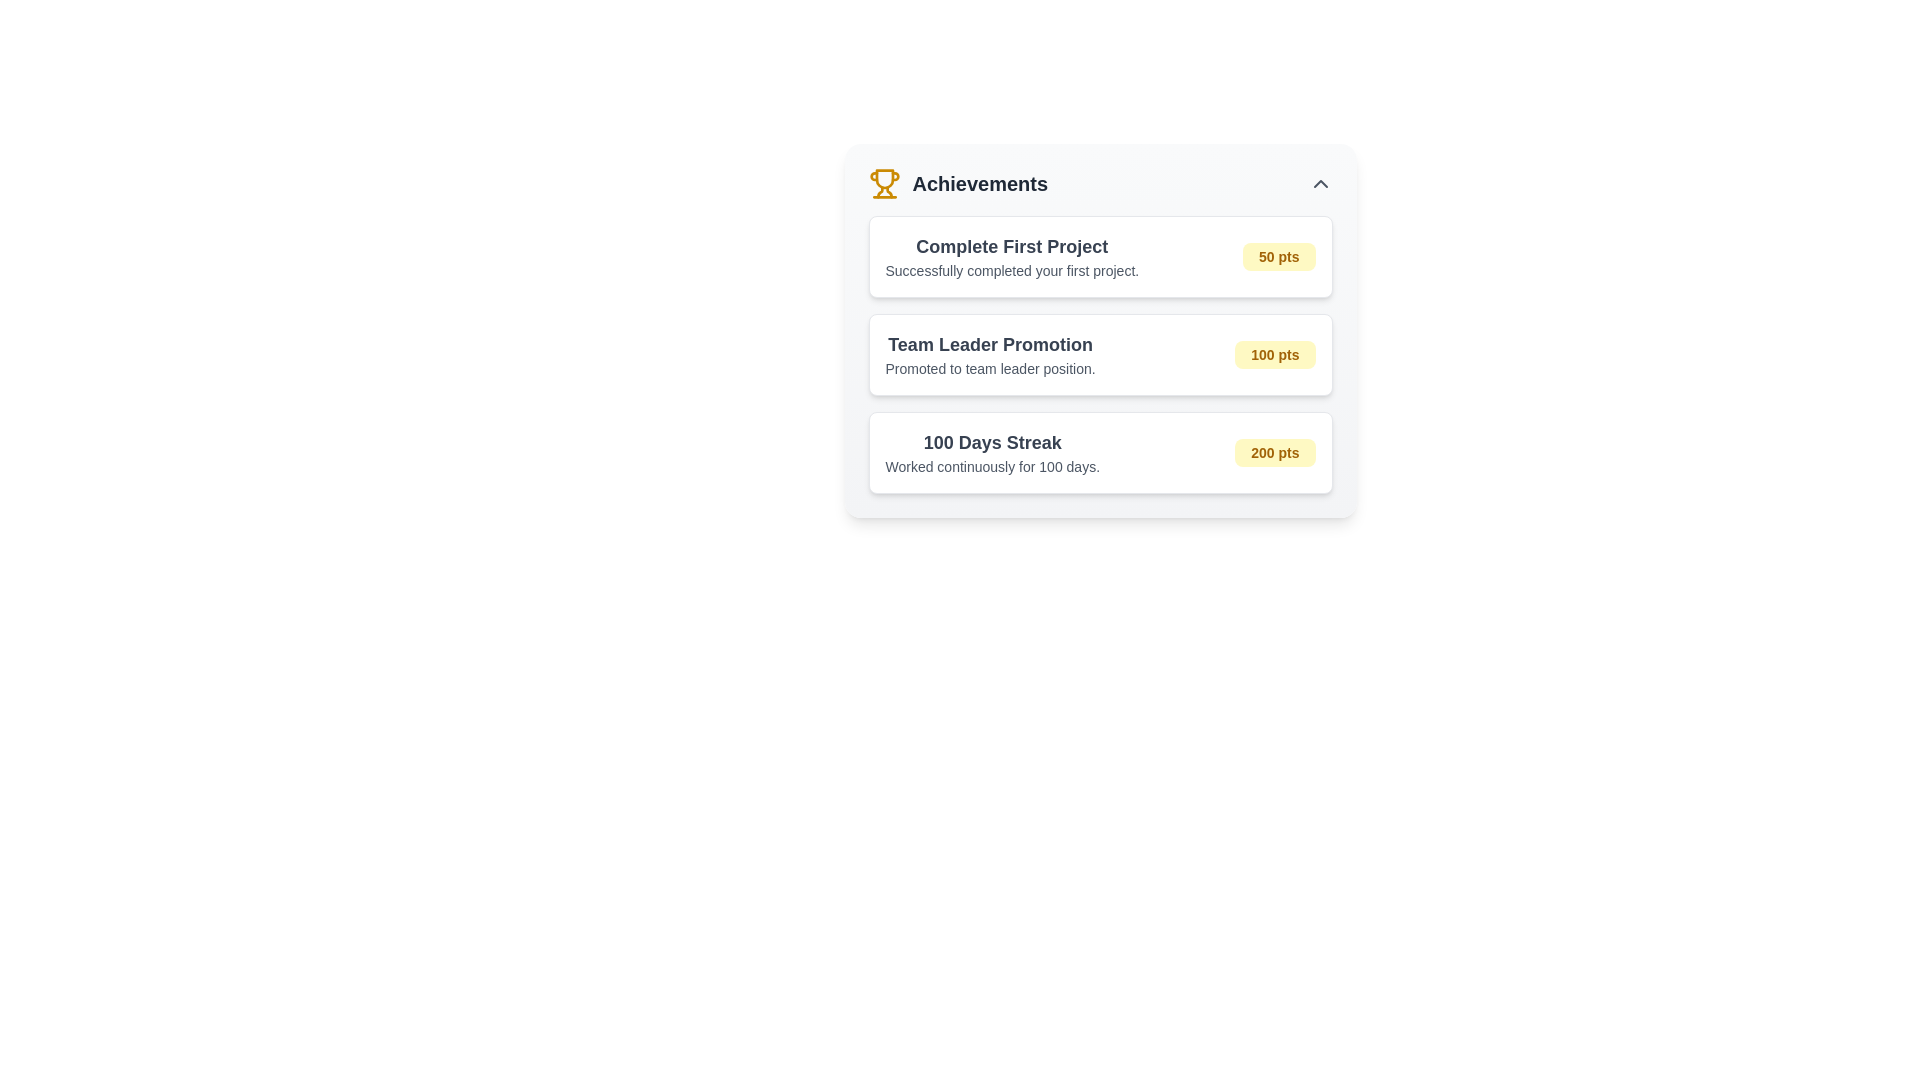  What do you see at coordinates (1278, 256) in the screenshot?
I see `the badge displaying '50 pts' with a yellow background, located in the 'Complete First Project' section of the achievement list` at bounding box center [1278, 256].